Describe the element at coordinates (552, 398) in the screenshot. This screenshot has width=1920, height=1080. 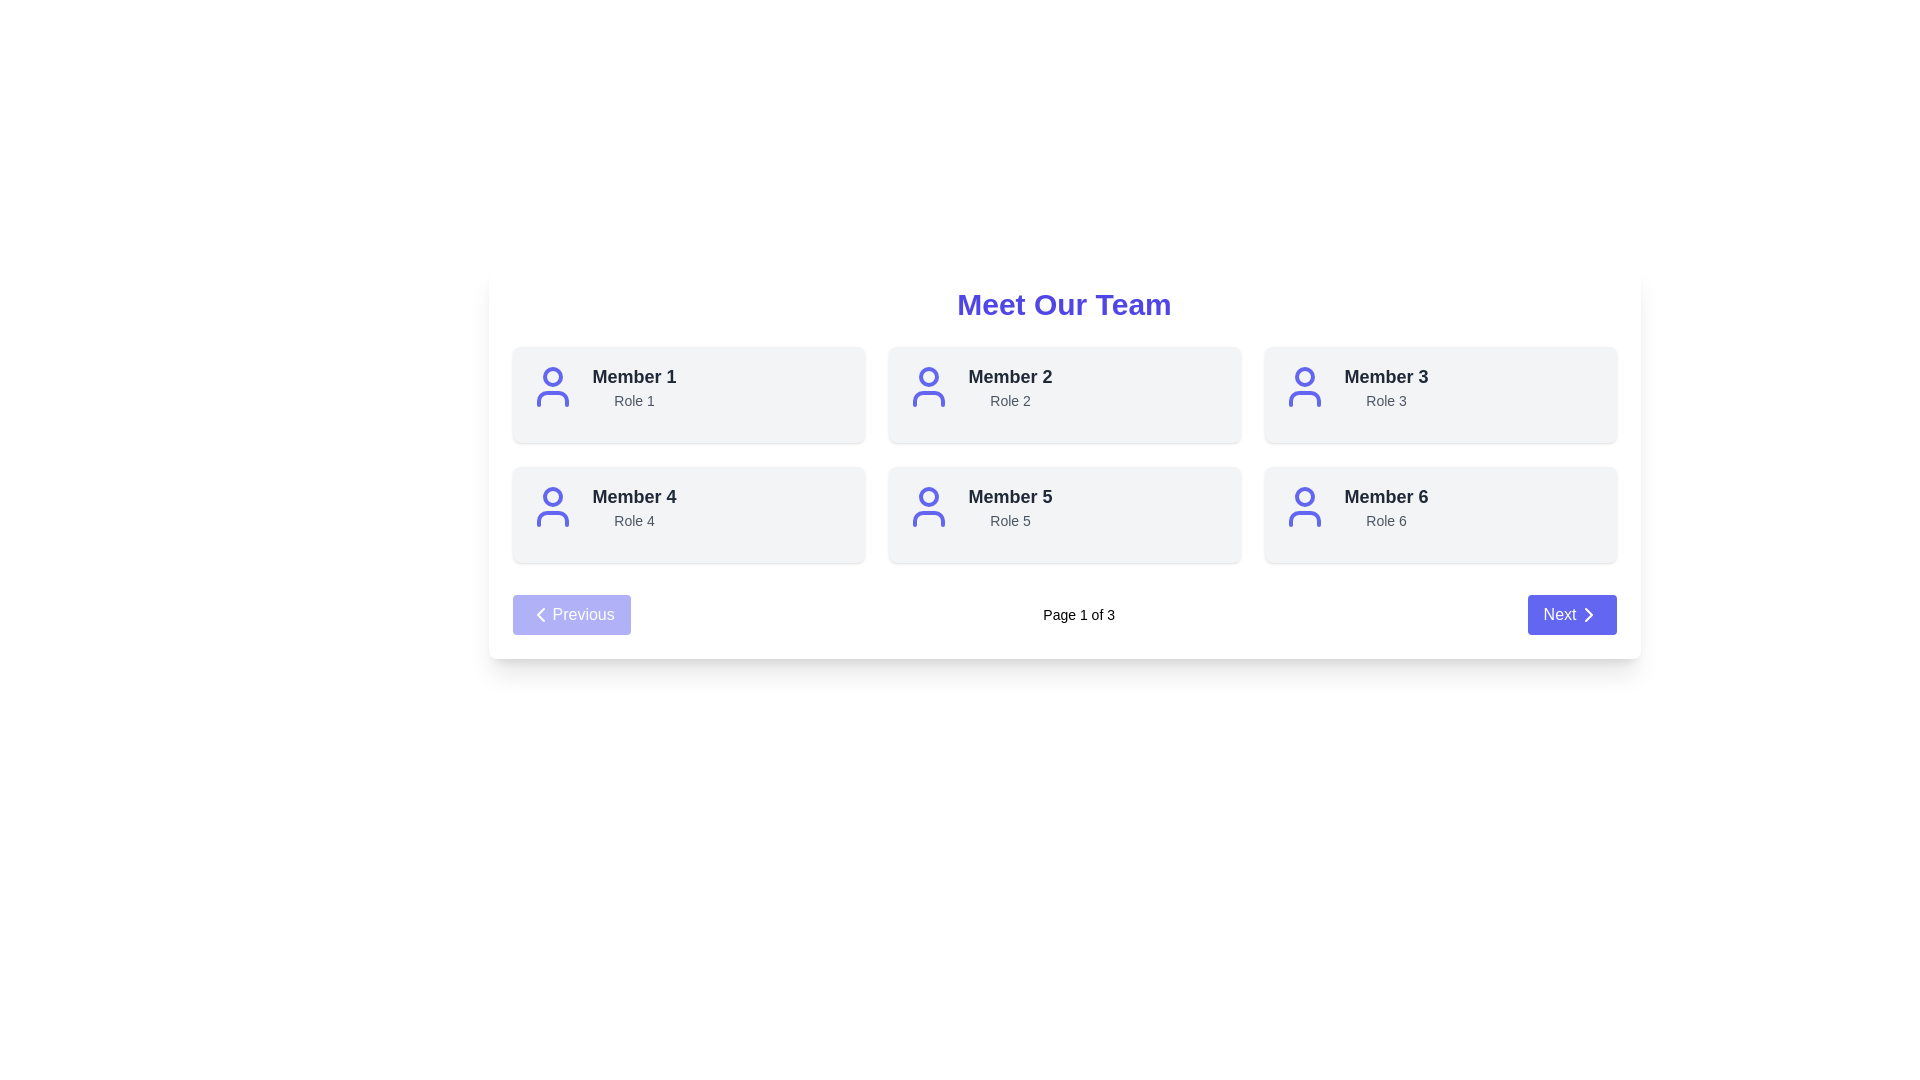
I see `the decorative graphical vector element representing 'Member 1' in the user icon located in the upper-left quadrant of the interface` at that location.